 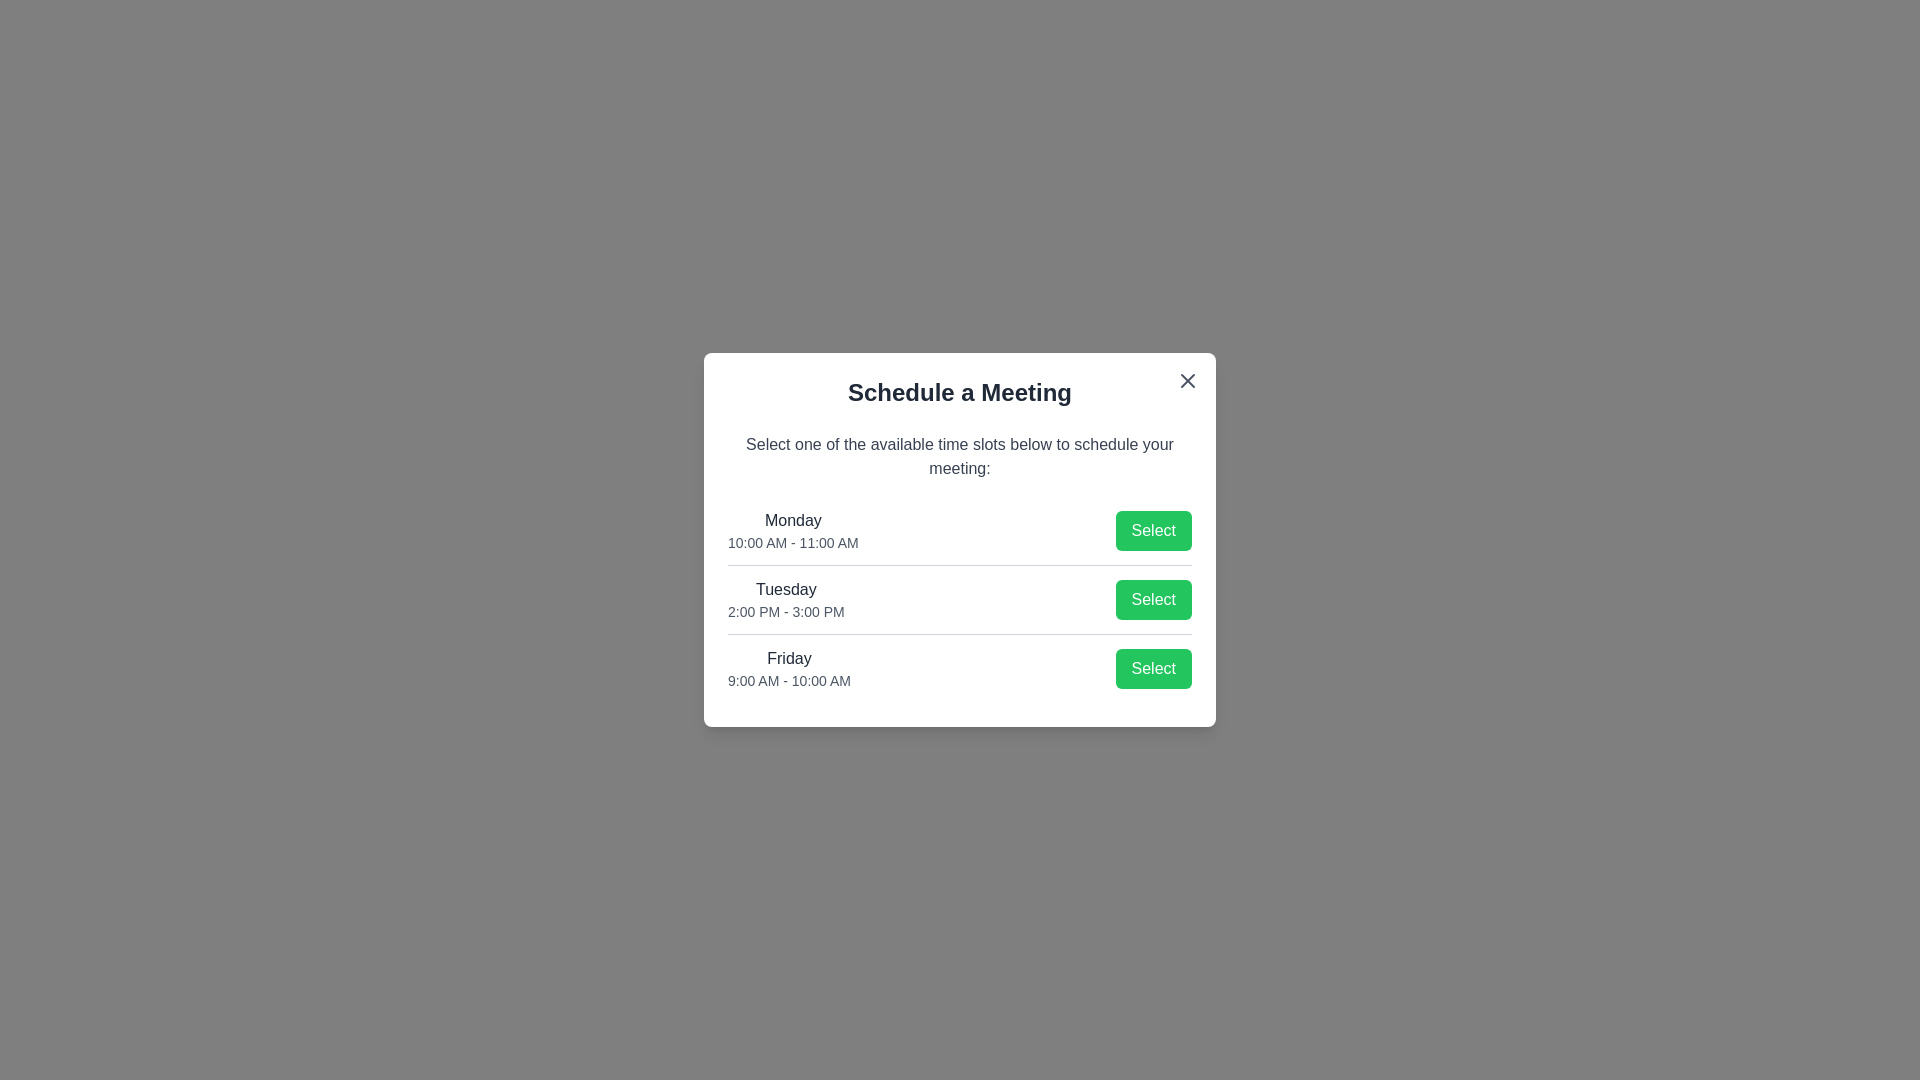 What do you see at coordinates (1153, 530) in the screenshot?
I see `the 'Select' button corresponding to the Monday time slot` at bounding box center [1153, 530].